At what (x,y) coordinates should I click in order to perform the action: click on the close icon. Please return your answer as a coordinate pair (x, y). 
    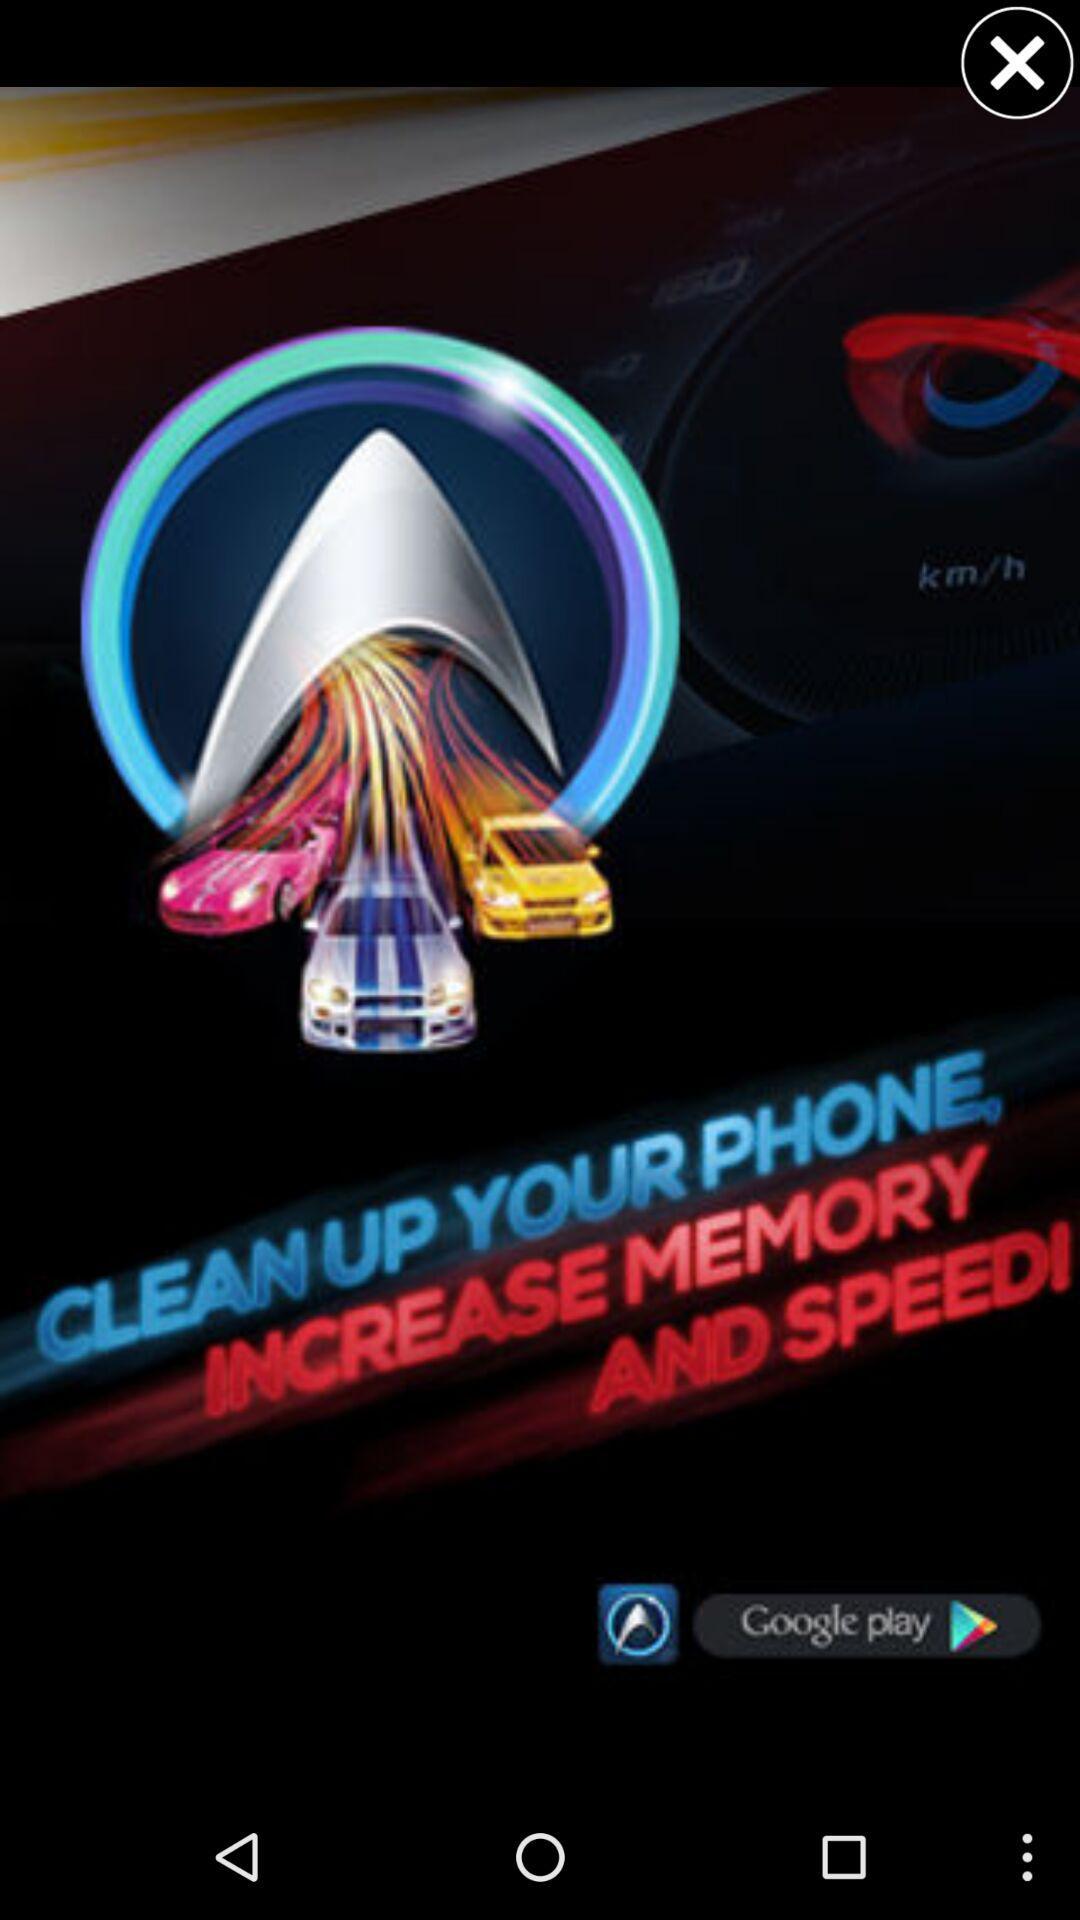
    Looking at the image, I should click on (1017, 67).